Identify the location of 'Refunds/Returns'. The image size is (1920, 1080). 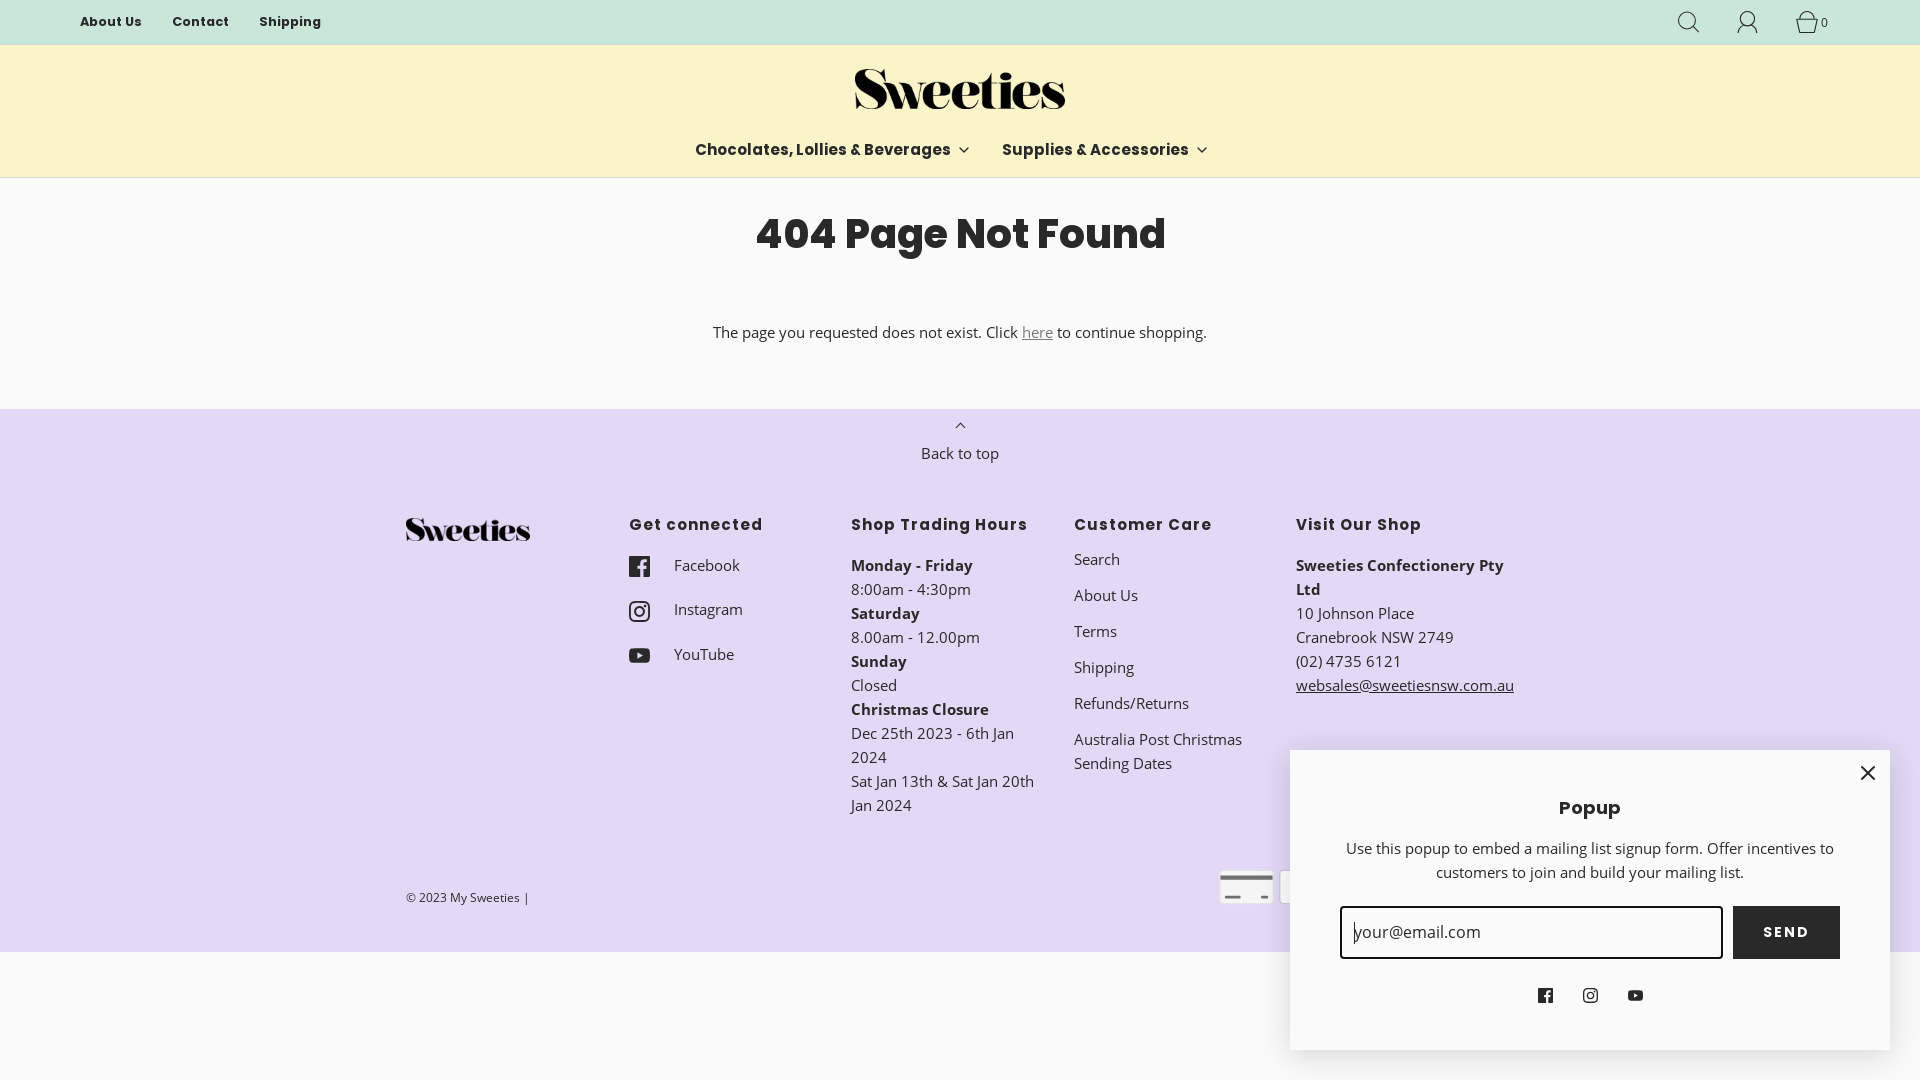
(1131, 701).